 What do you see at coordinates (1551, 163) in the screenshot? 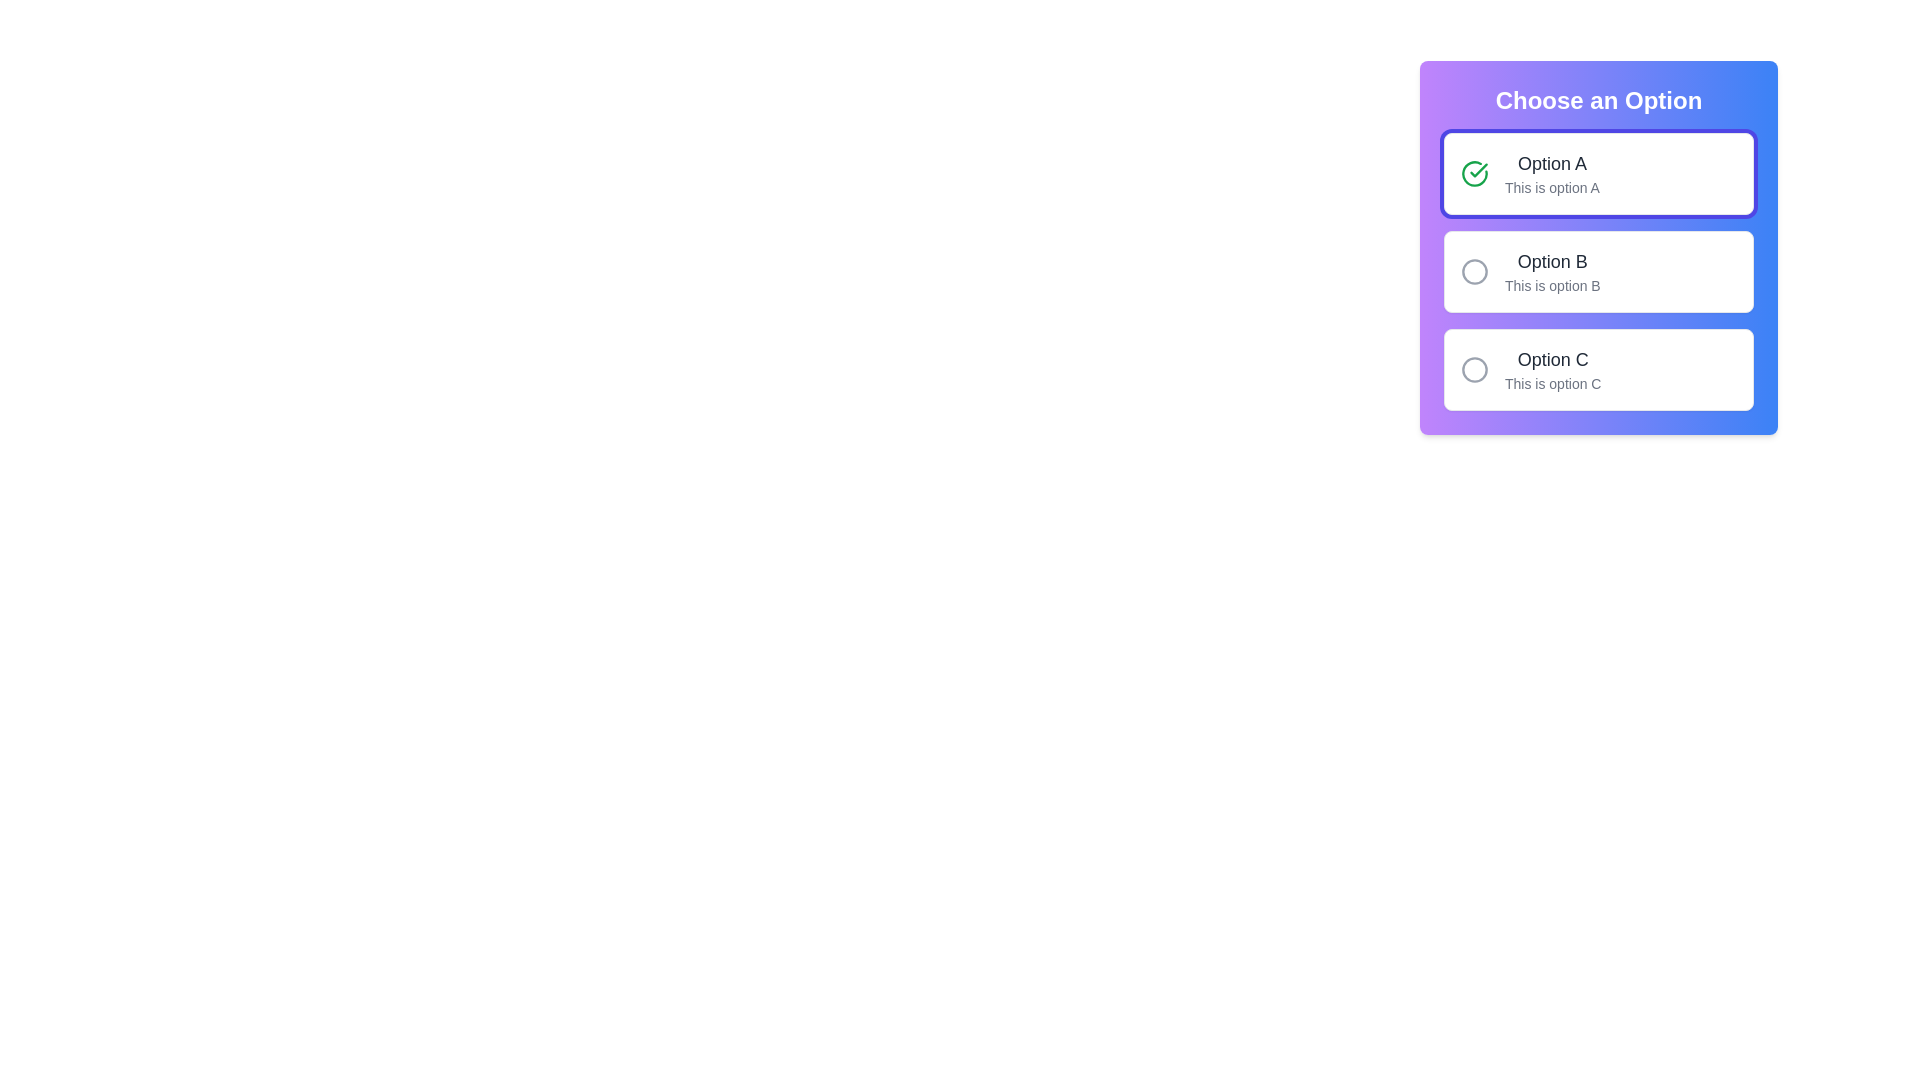
I see `the text label for the first selectable option in the list, located under the title 'Choose an Option'` at bounding box center [1551, 163].